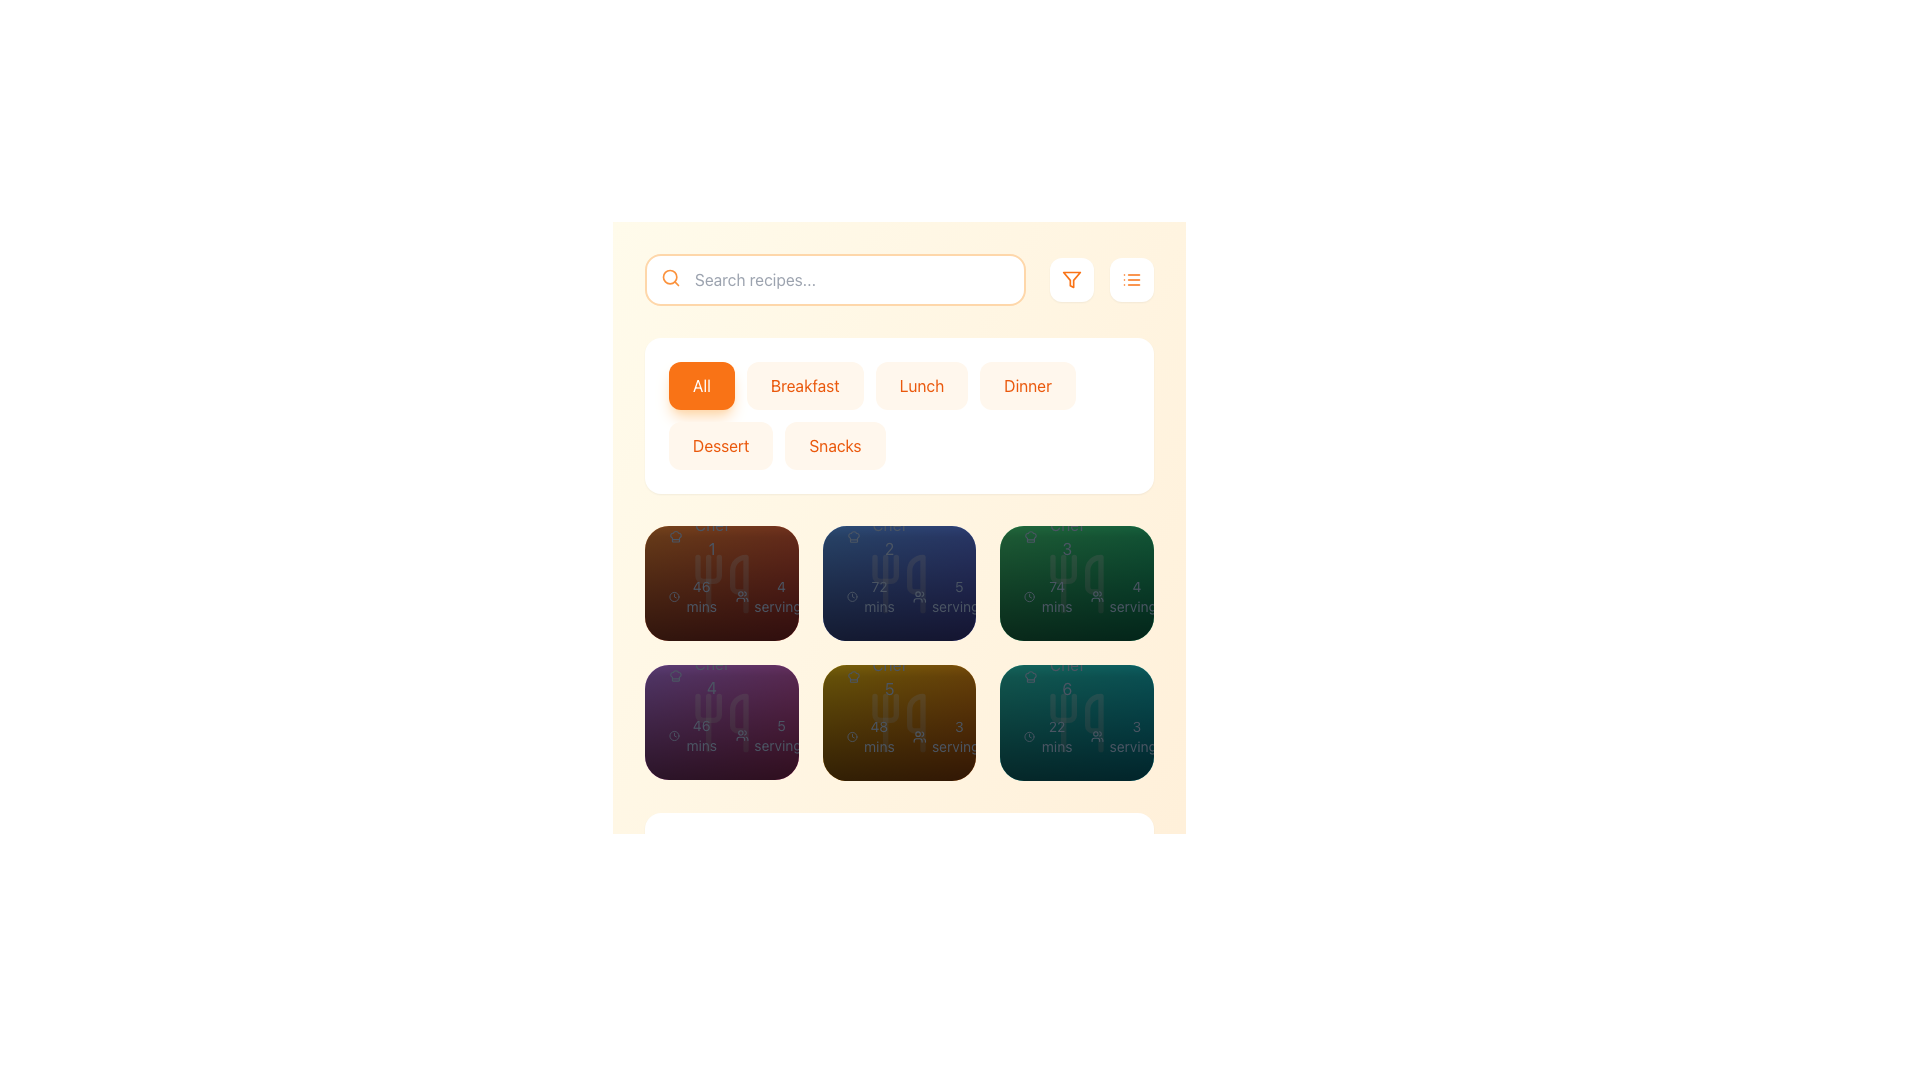 The image size is (1920, 1080). What do you see at coordinates (898, 596) in the screenshot?
I see `the Information Summary Card in the bottom-right quadrant of the card grid` at bounding box center [898, 596].